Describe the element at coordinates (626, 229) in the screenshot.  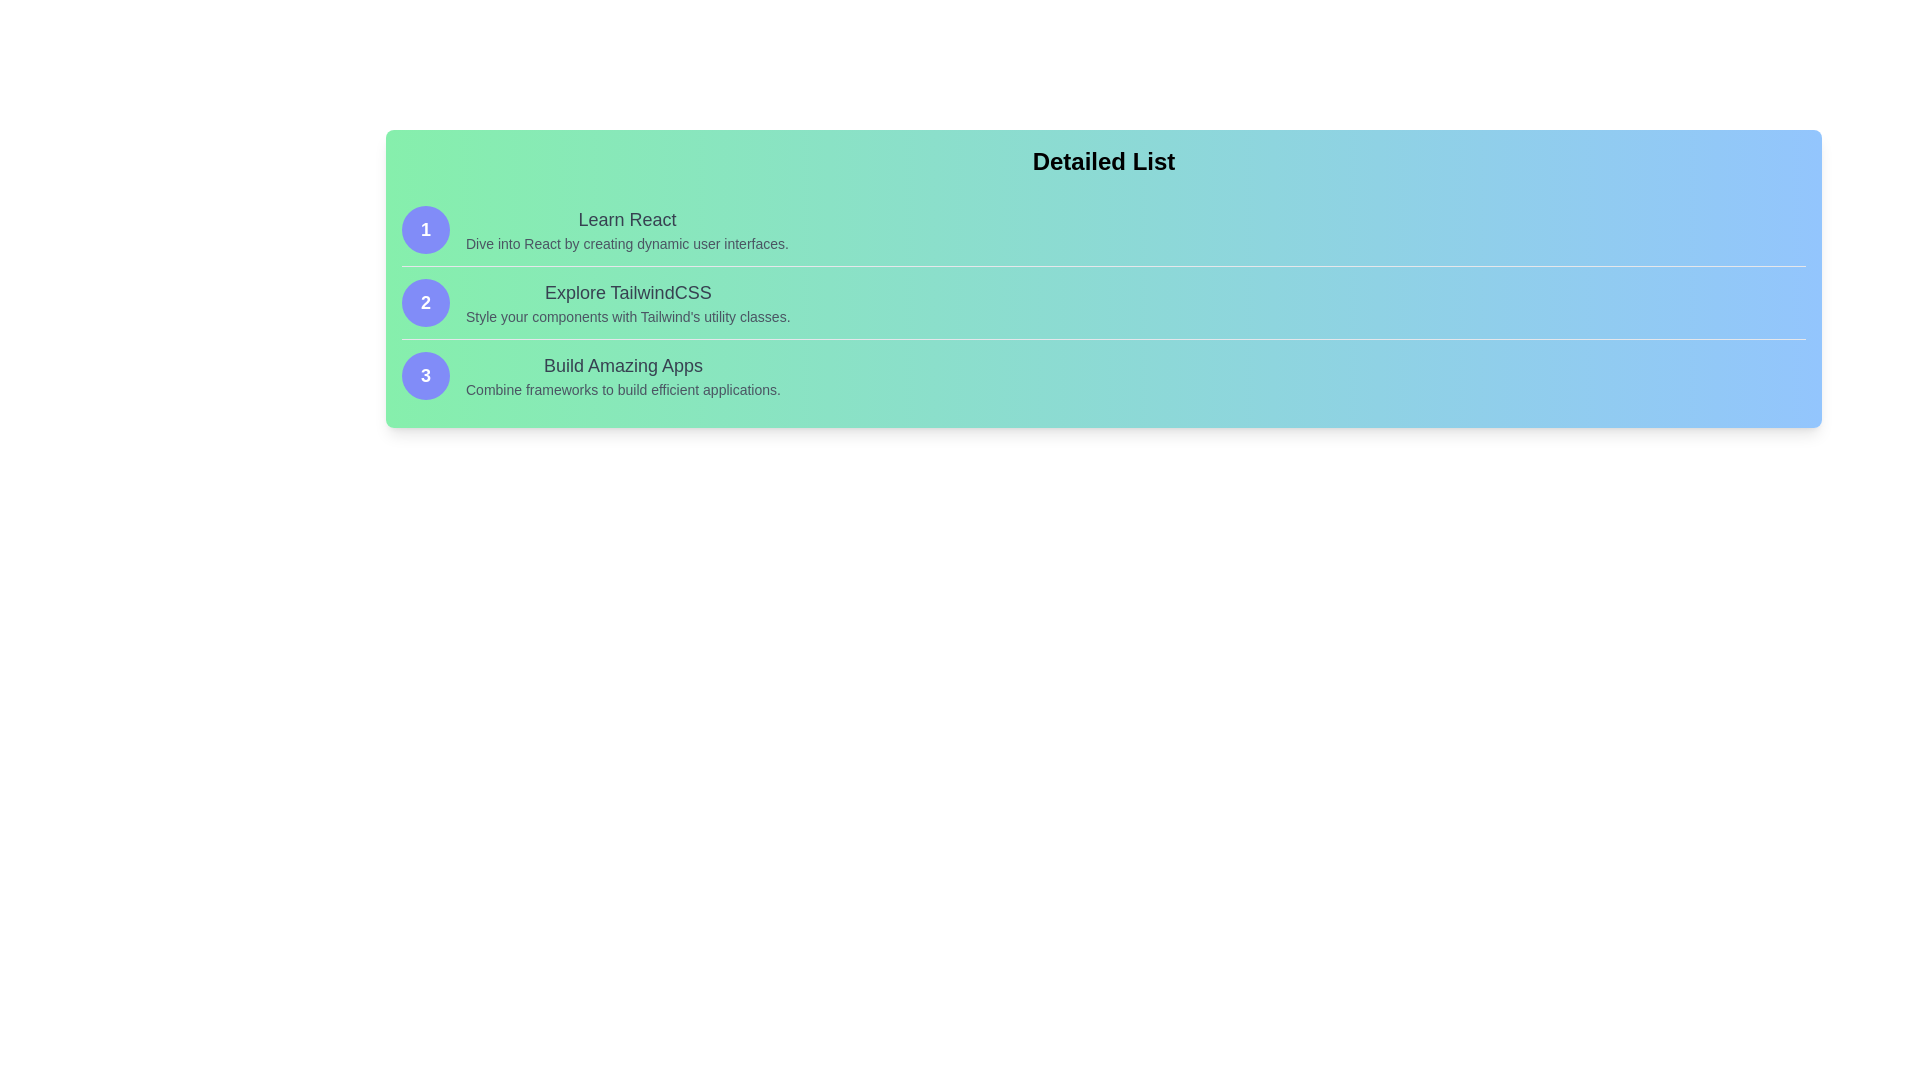
I see `the text block that provides a title and summary of the first React-related topic in the educational list, located under the 'Detailed List' heading` at that location.